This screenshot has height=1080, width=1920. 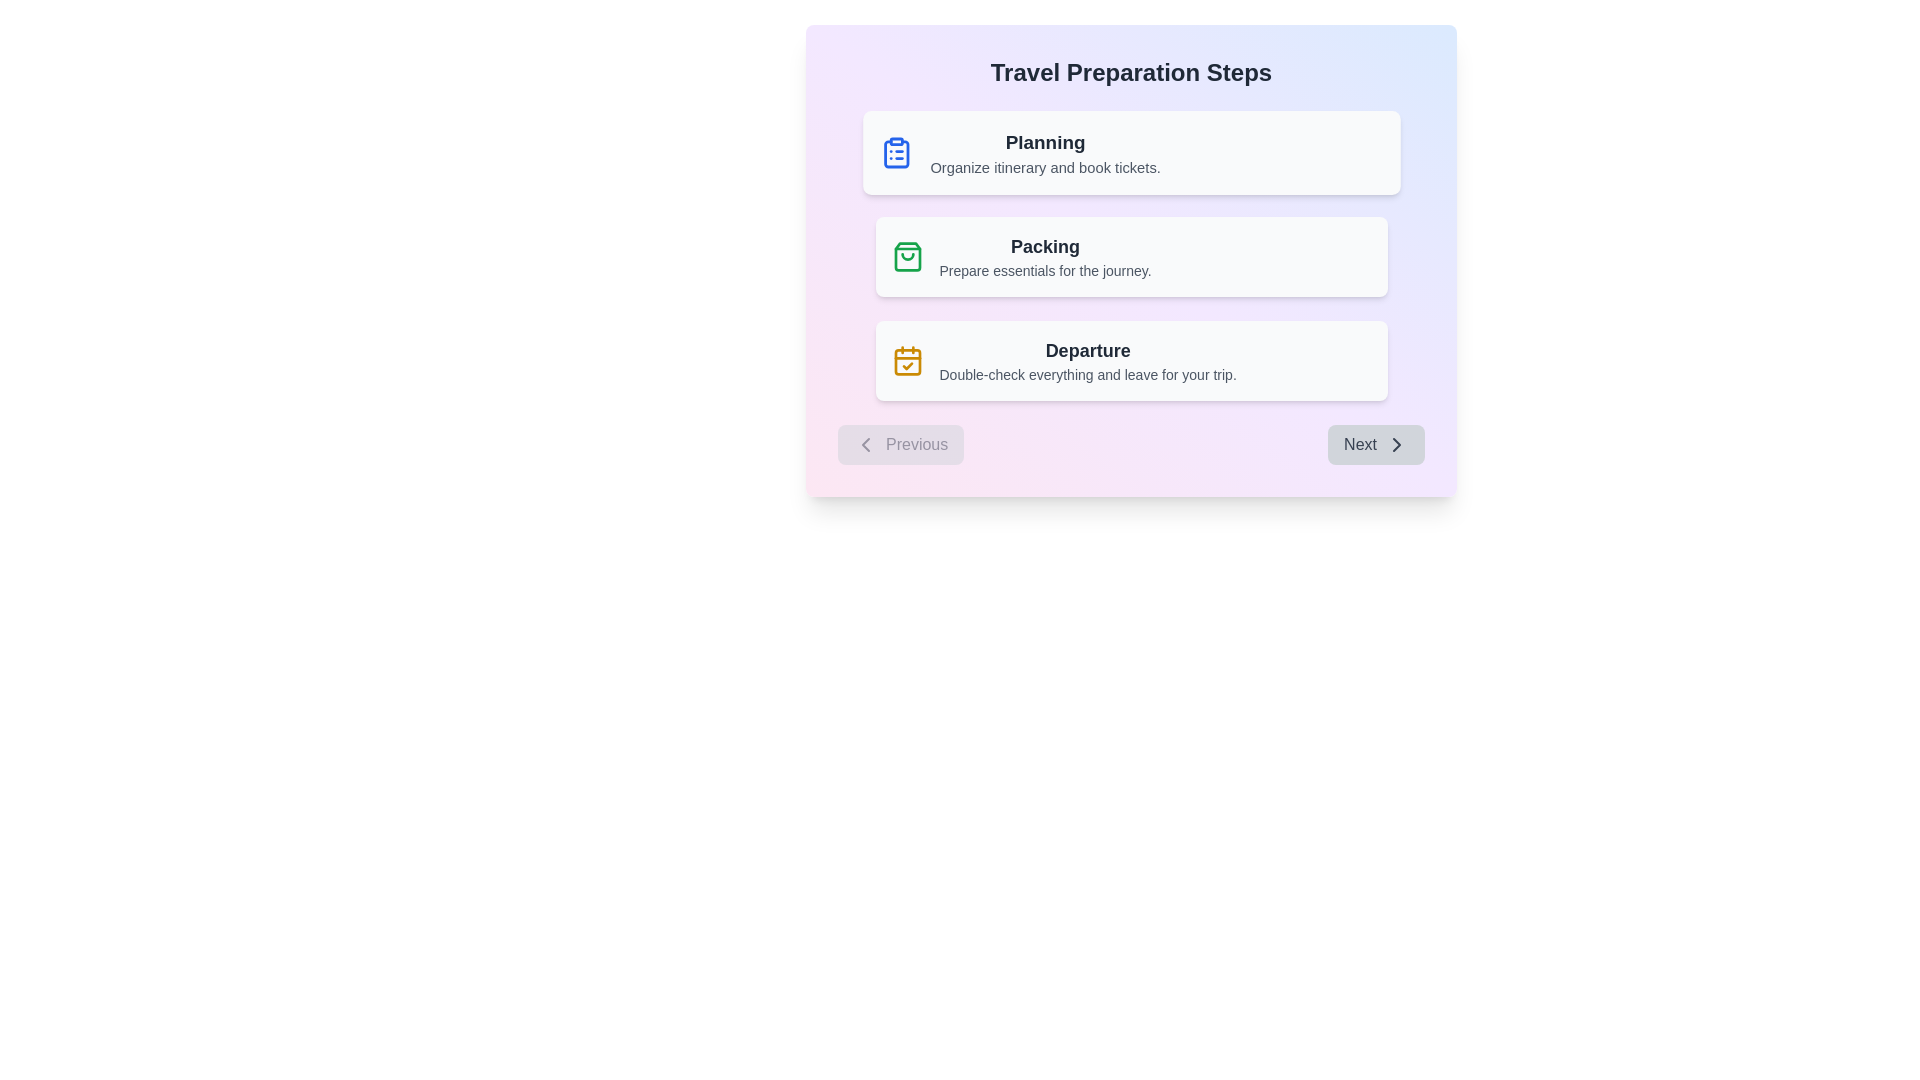 What do you see at coordinates (906, 362) in the screenshot?
I see `the central part of the SVG graphic representing the calendar icon, which is positioned above the checkmark and is associated with the 'Departure' label in the travel steps` at bounding box center [906, 362].